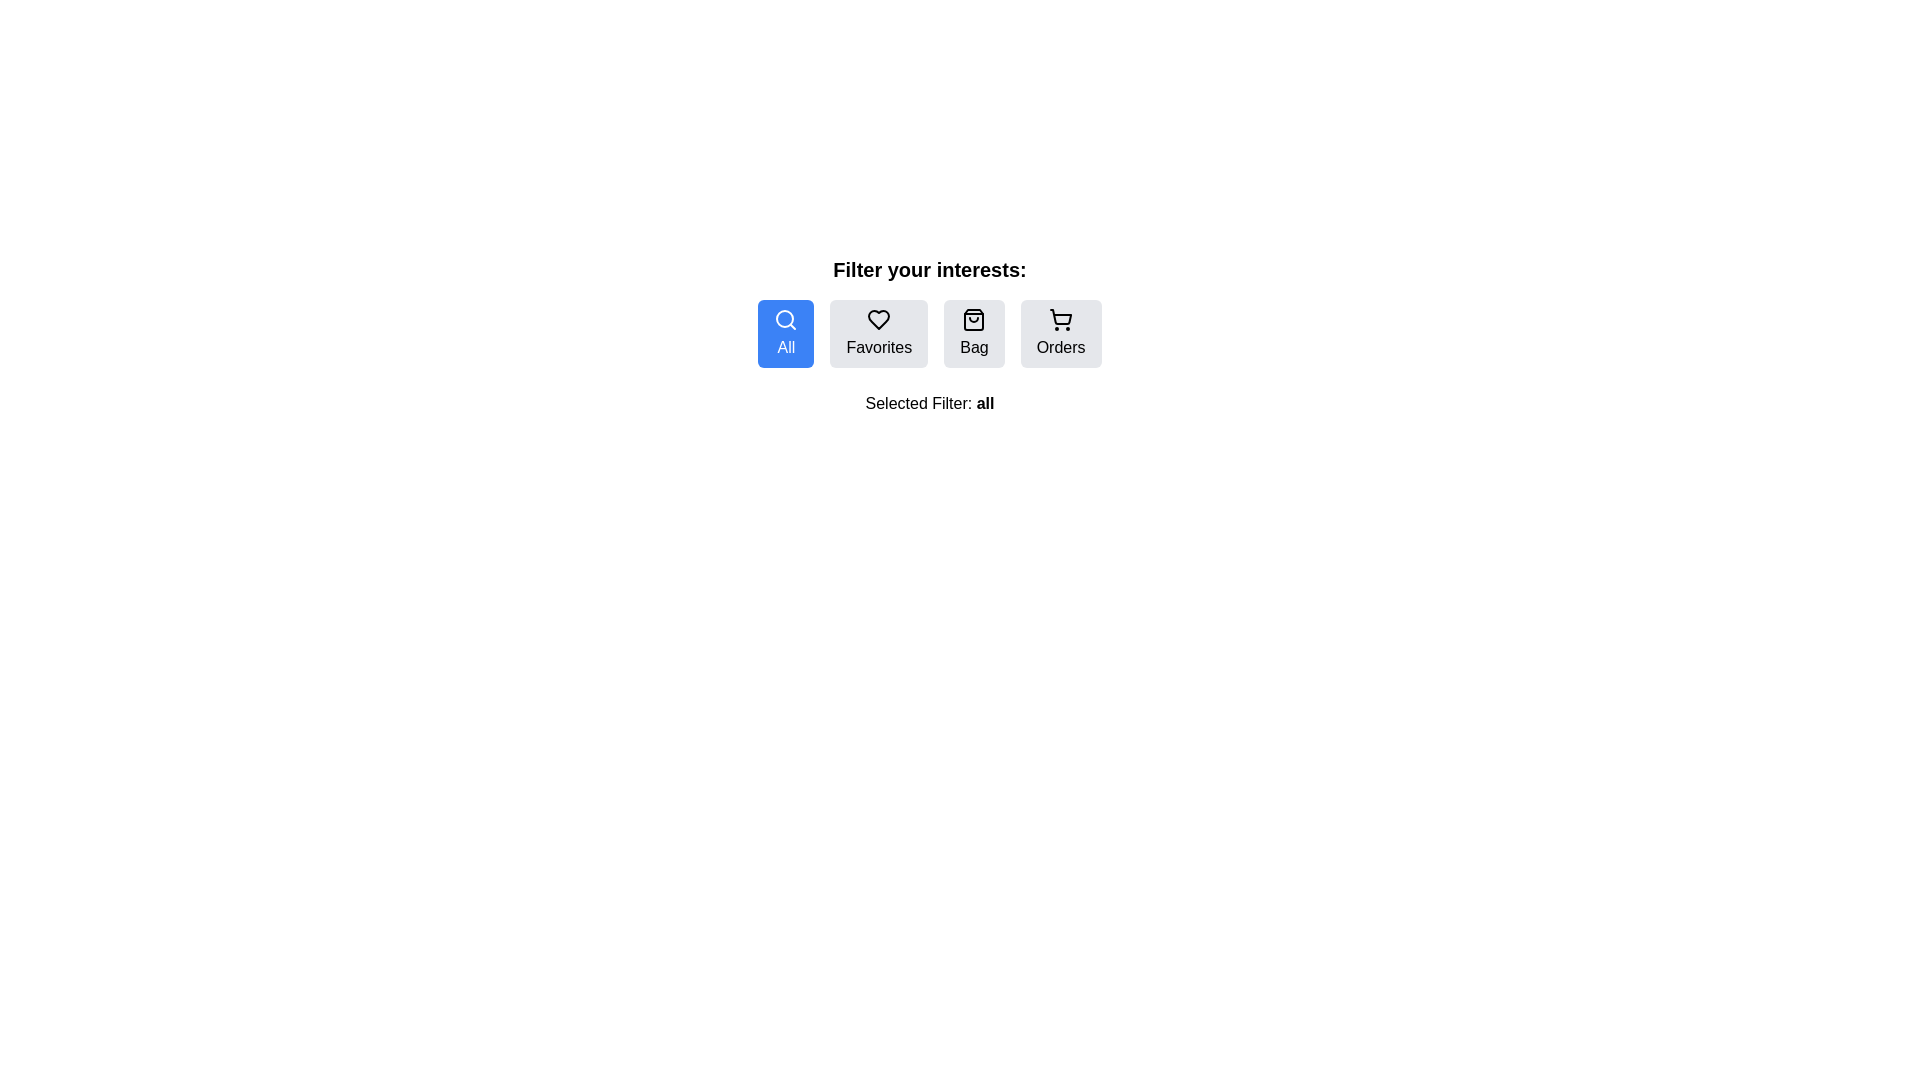 The width and height of the screenshot is (1920, 1080). Describe the element at coordinates (878, 333) in the screenshot. I see `the filter Favorites to observe its visual feedback` at that location.